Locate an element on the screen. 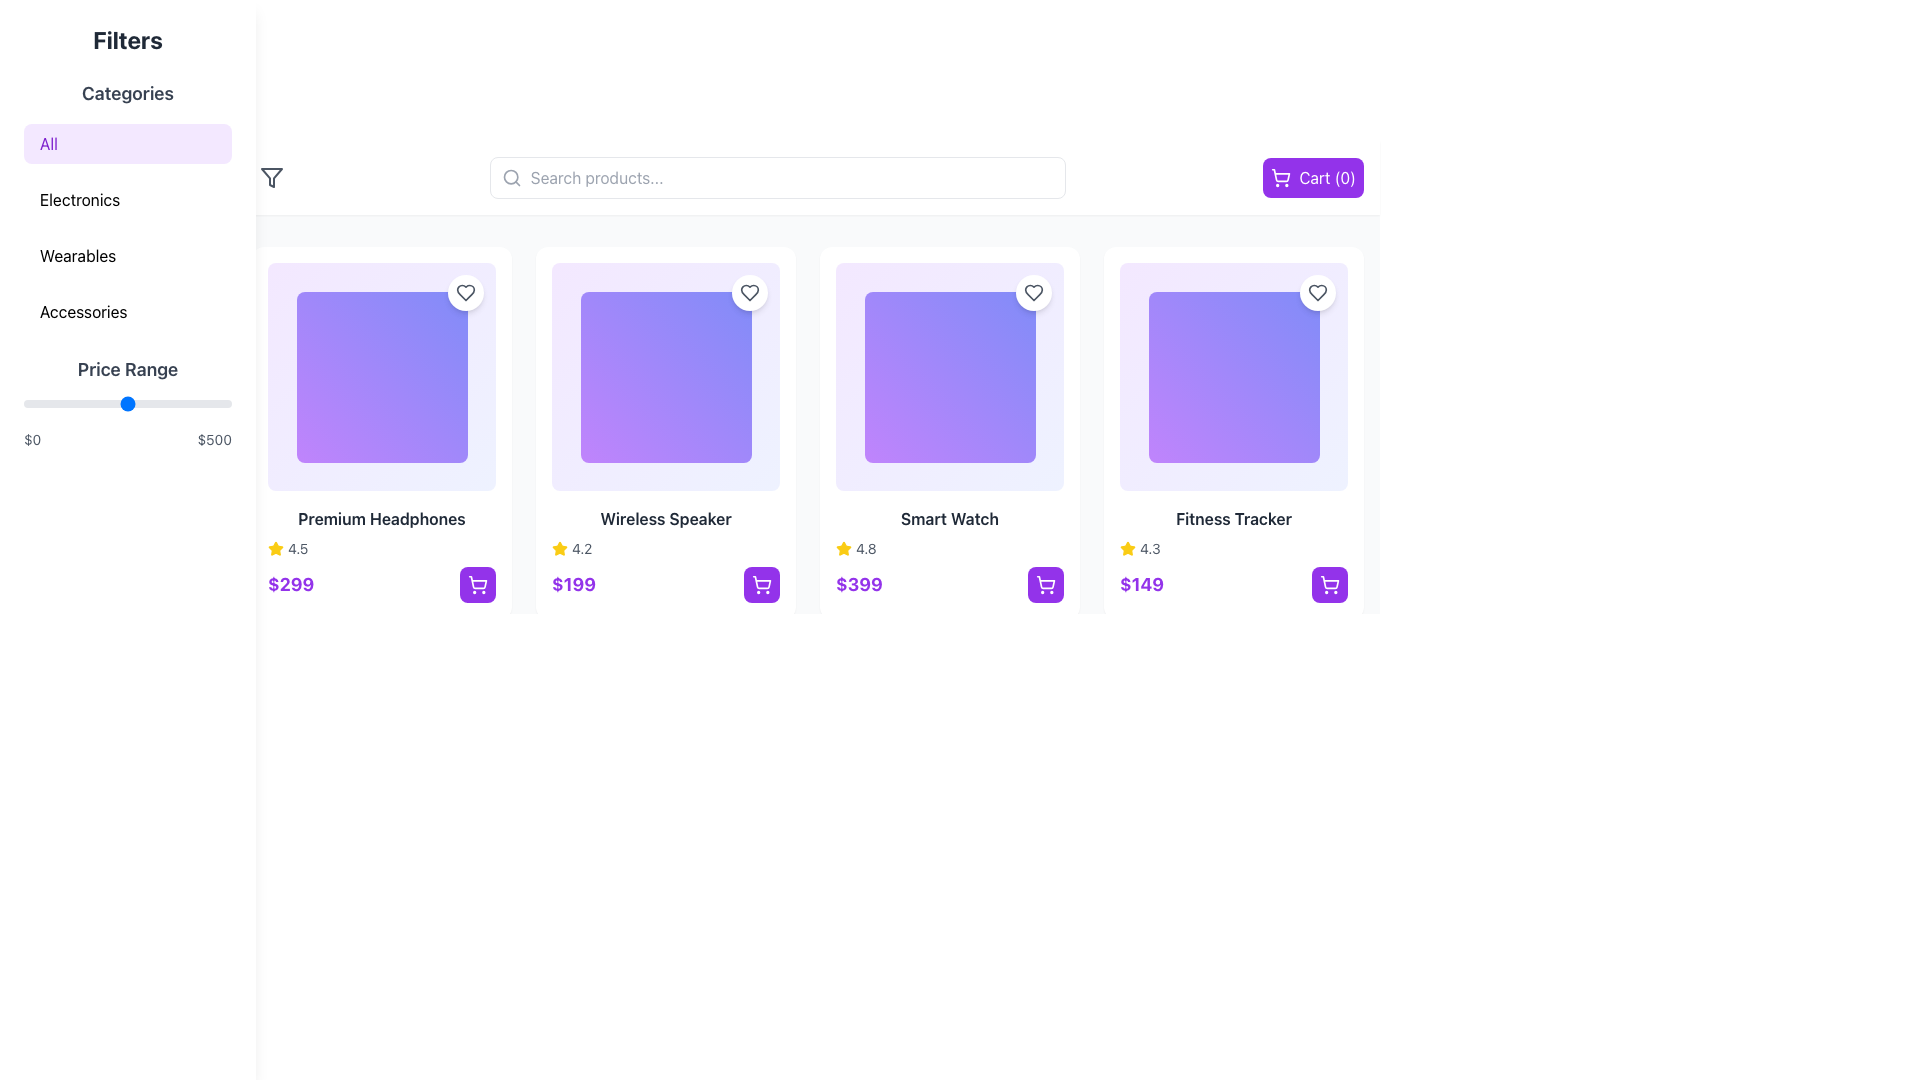  'All' button located beneath the 'Categories' heading in the sidebar, which has a purple background and rounded corners is located at coordinates (127, 142).